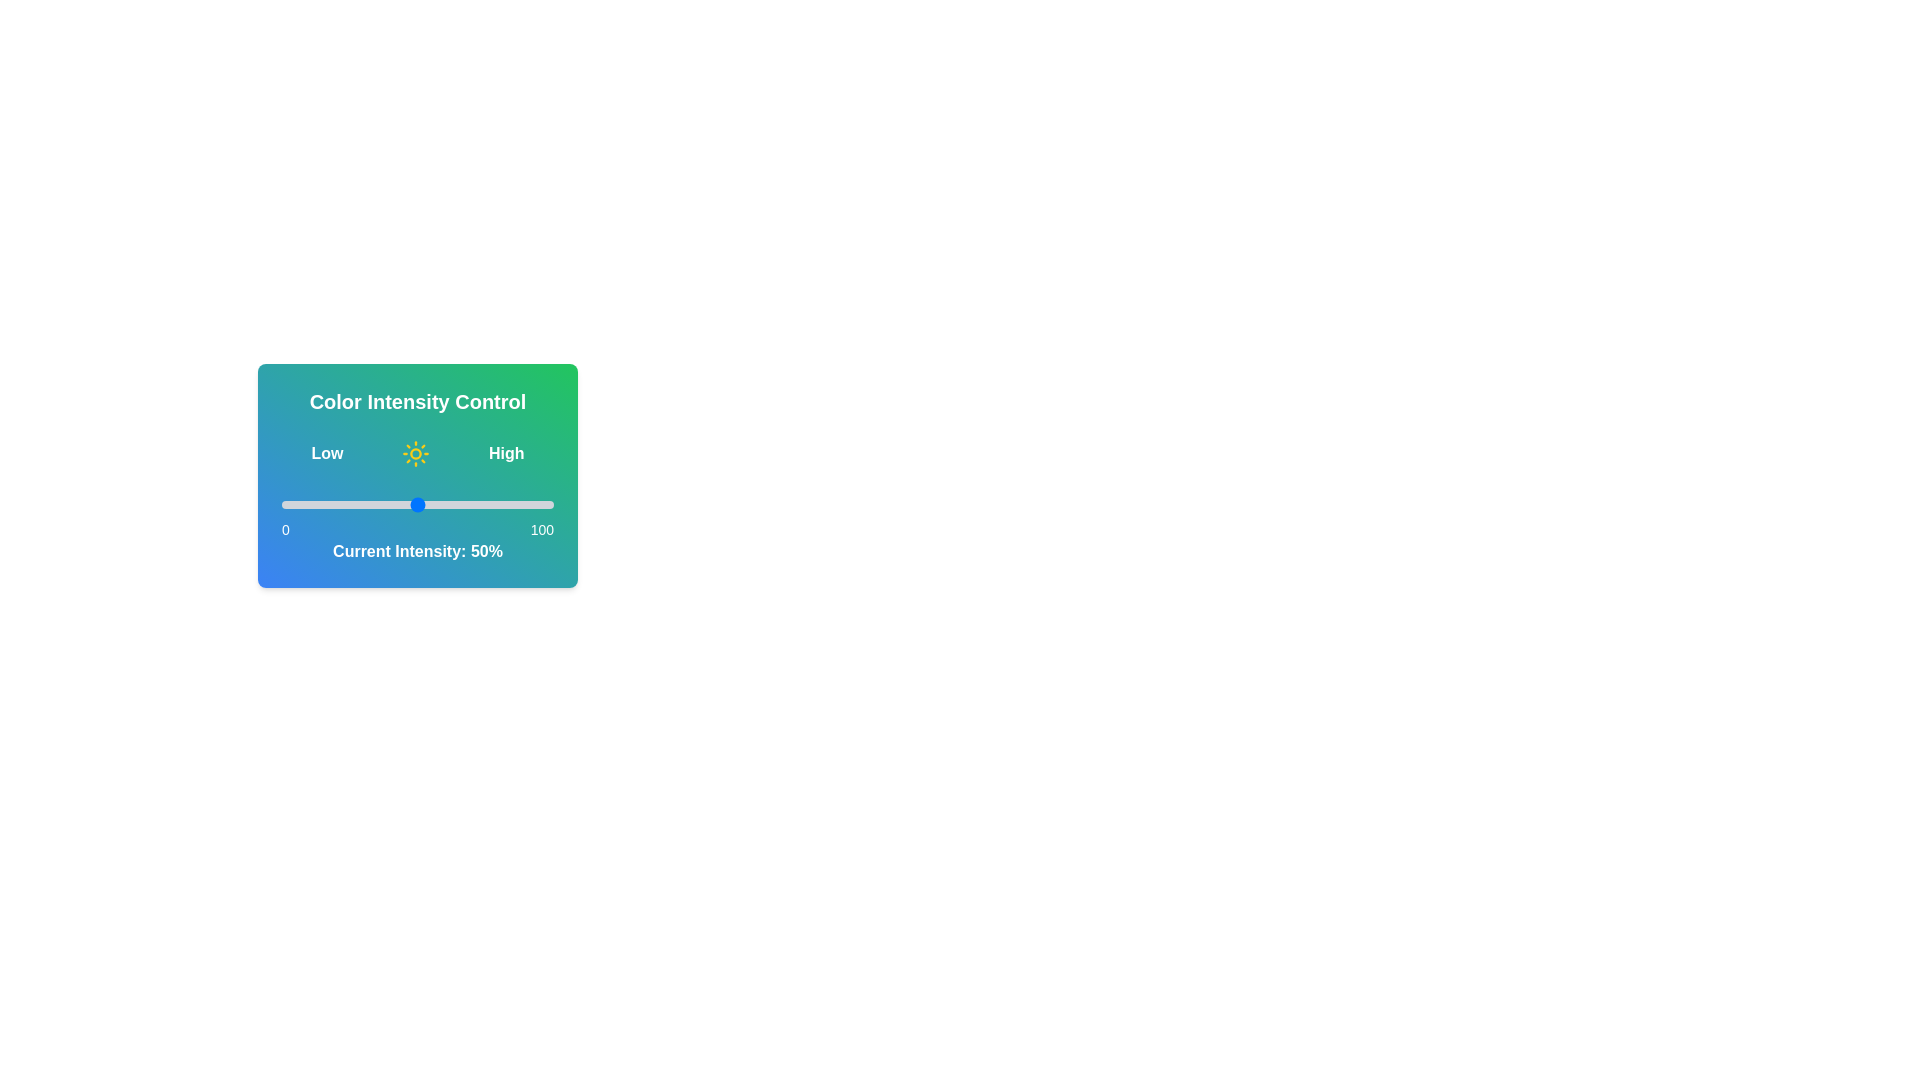 This screenshot has width=1920, height=1080. What do you see at coordinates (534, 504) in the screenshot?
I see `the intensity value` at bounding box center [534, 504].